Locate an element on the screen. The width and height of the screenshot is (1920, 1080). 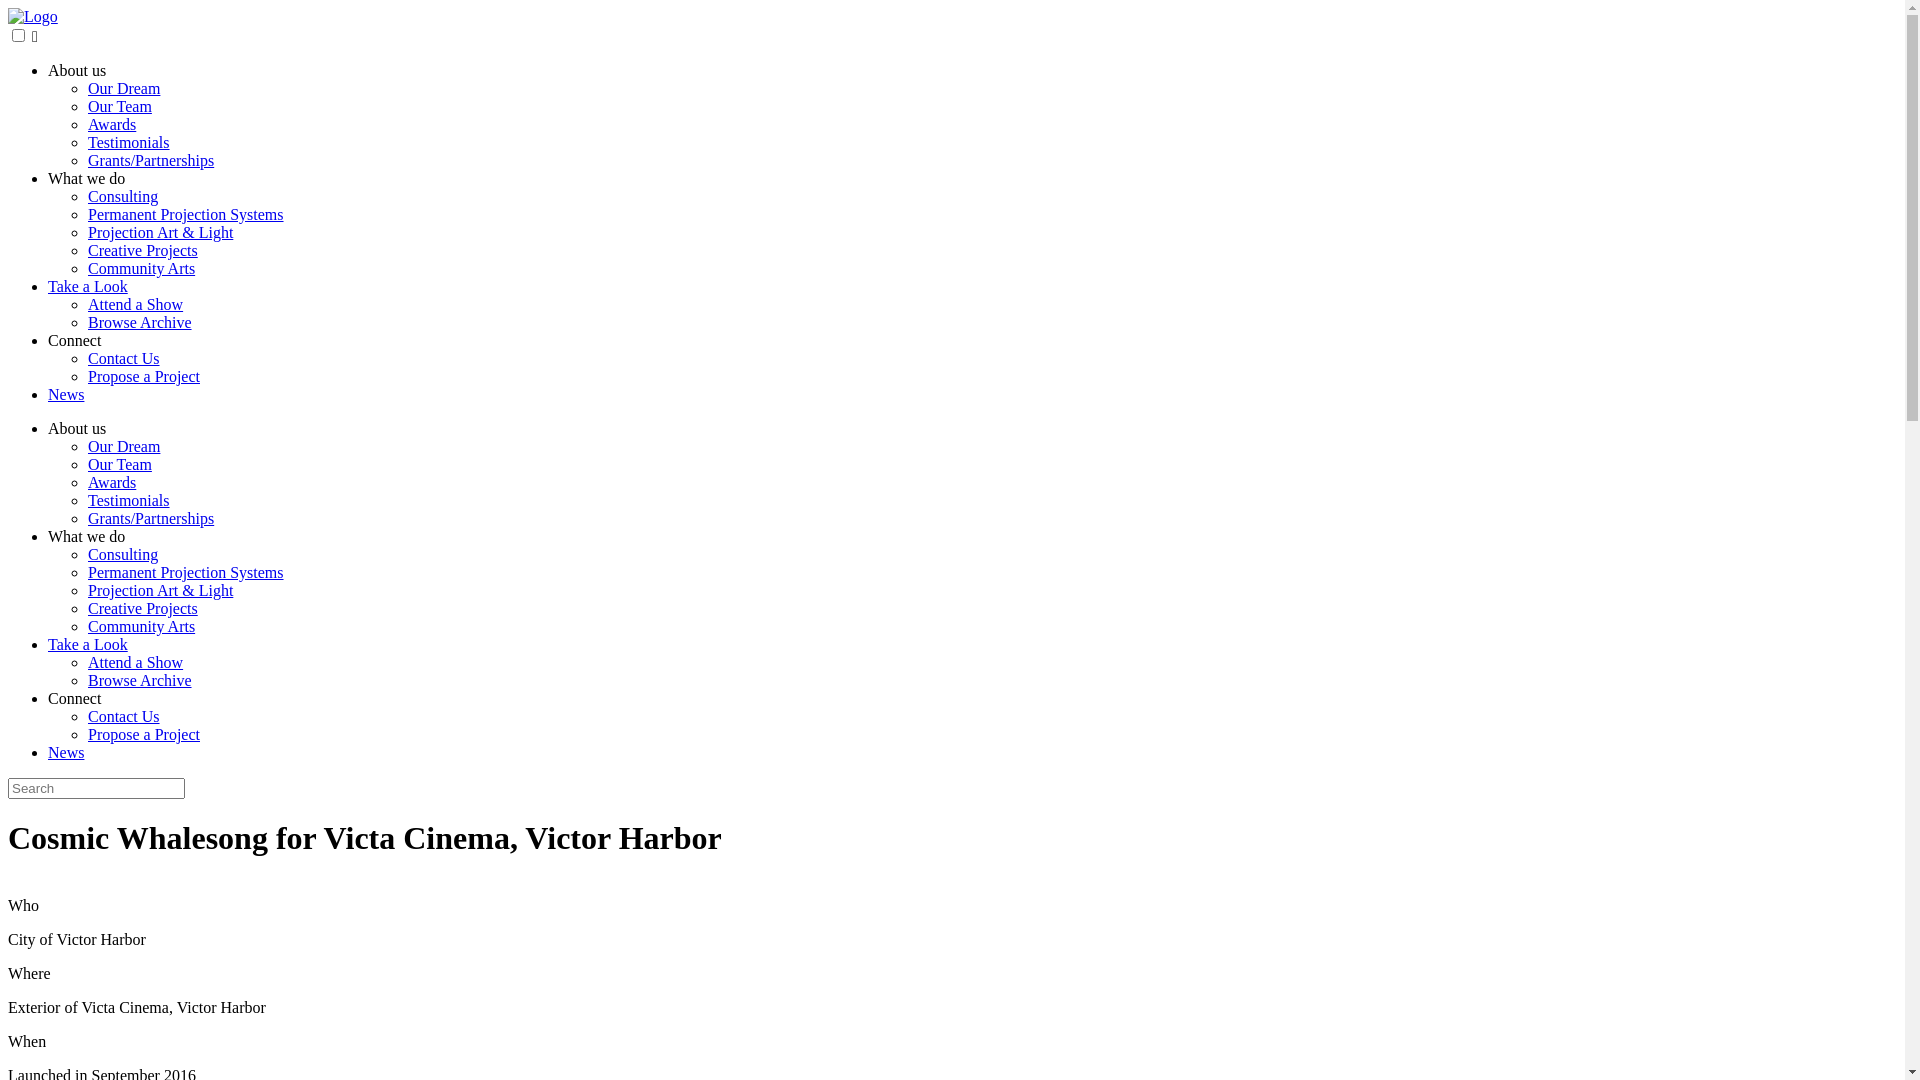
'Contact Us' is located at coordinates (86, 357).